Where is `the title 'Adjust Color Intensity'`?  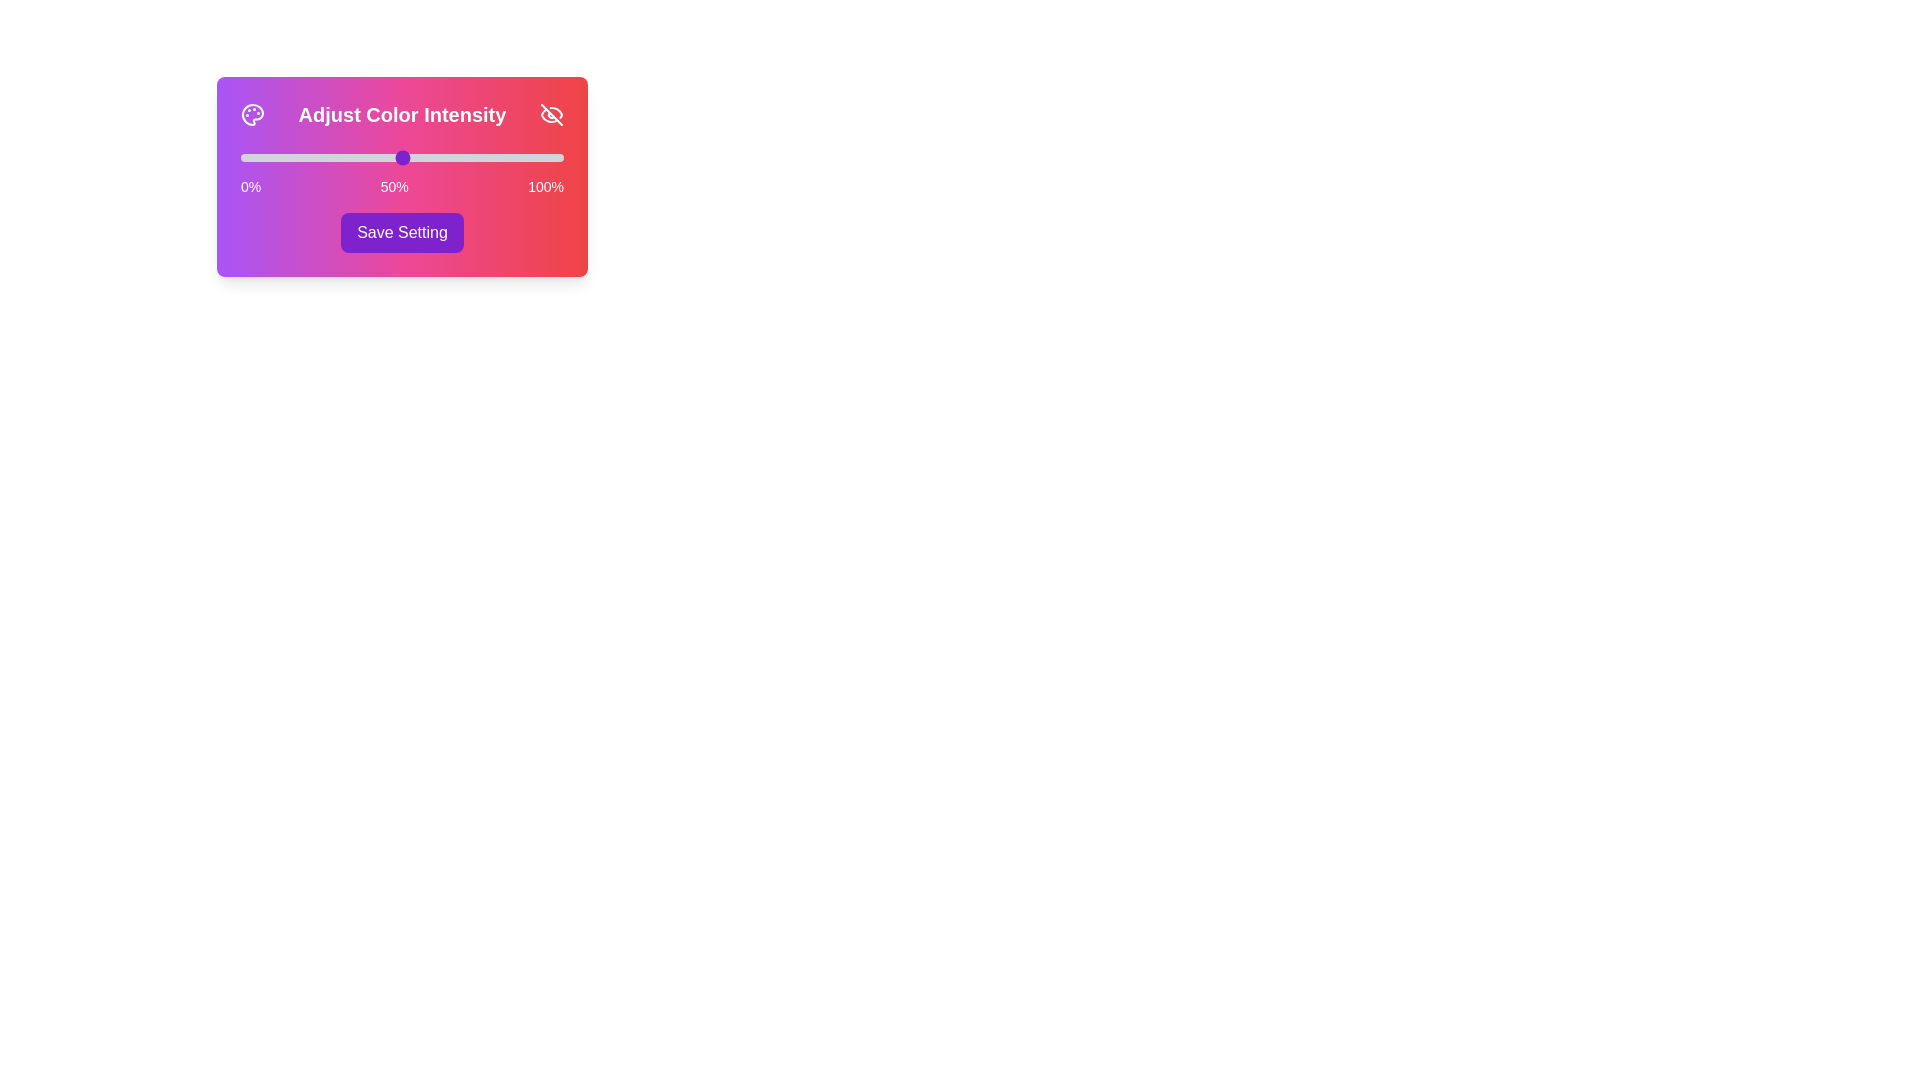
the title 'Adjust Color Intensity' is located at coordinates (401, 115).